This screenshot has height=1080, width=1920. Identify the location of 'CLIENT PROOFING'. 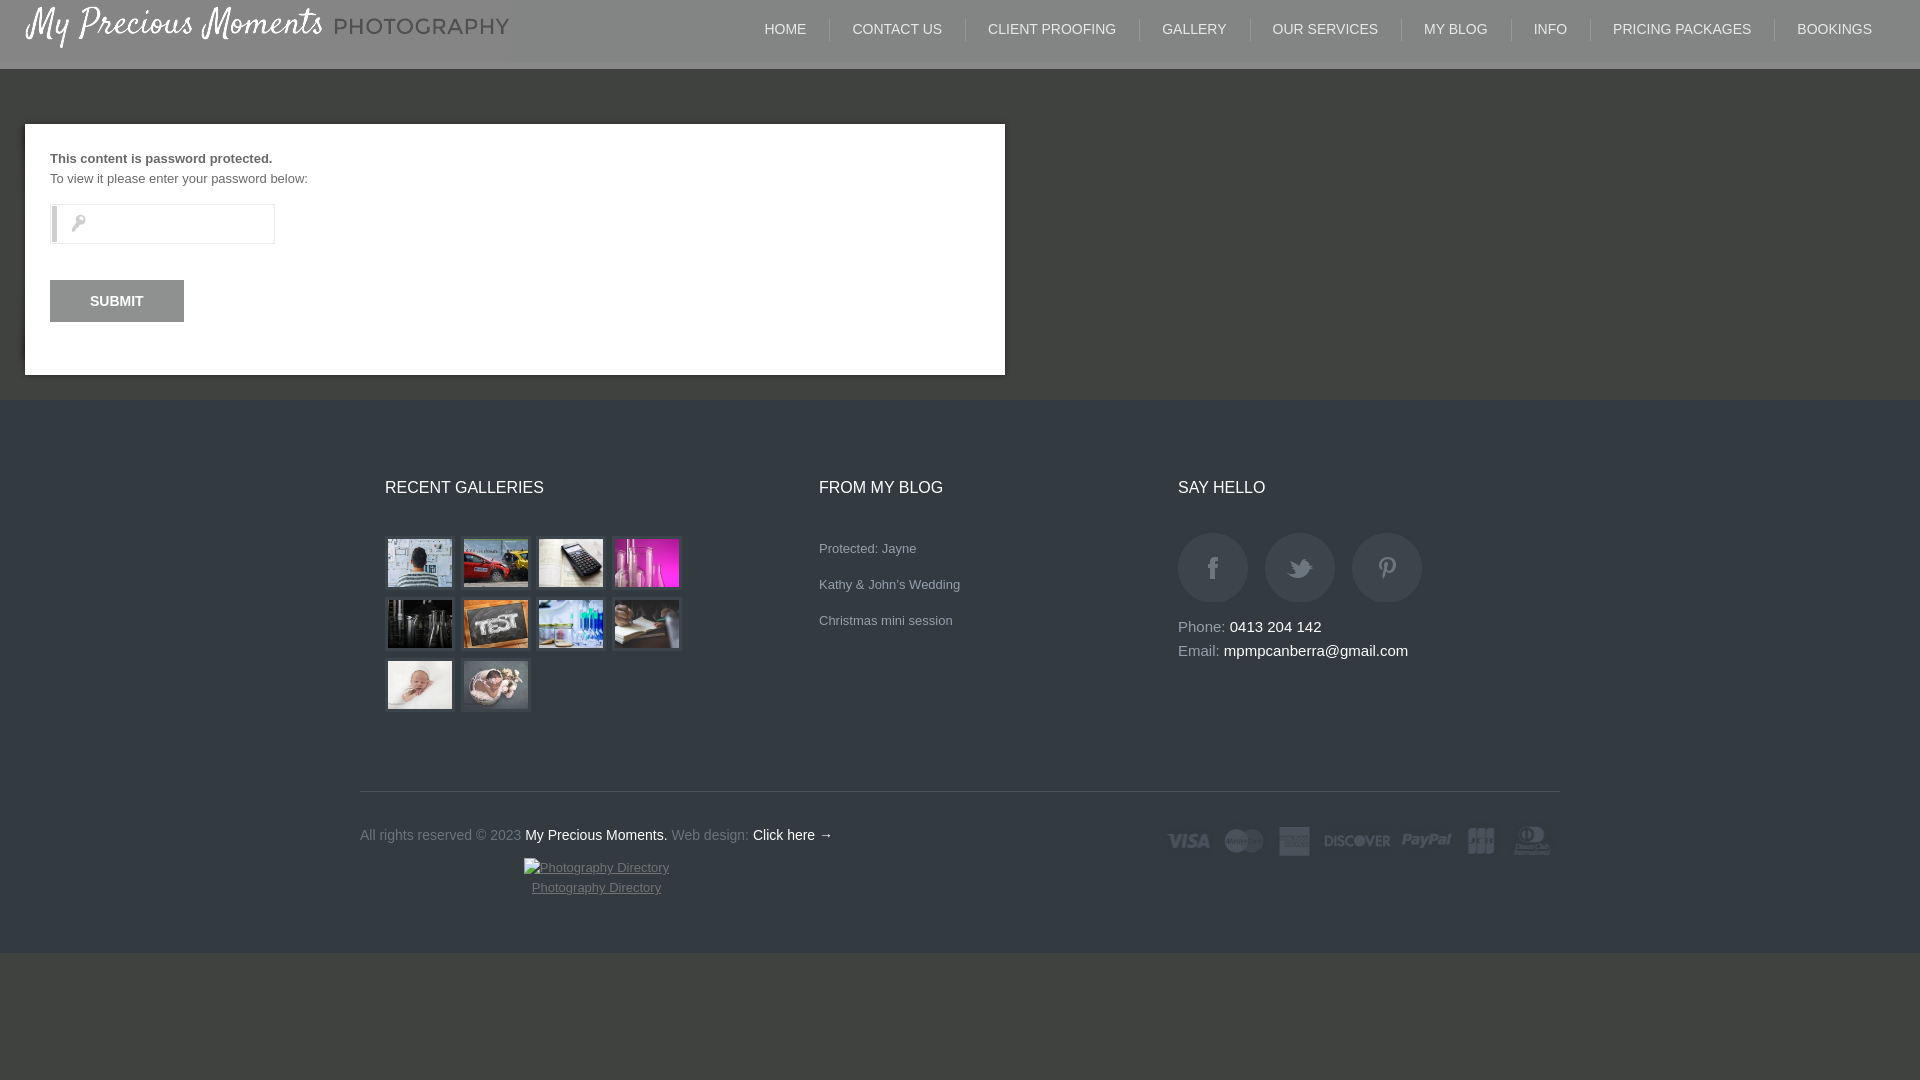
(1050, 29).